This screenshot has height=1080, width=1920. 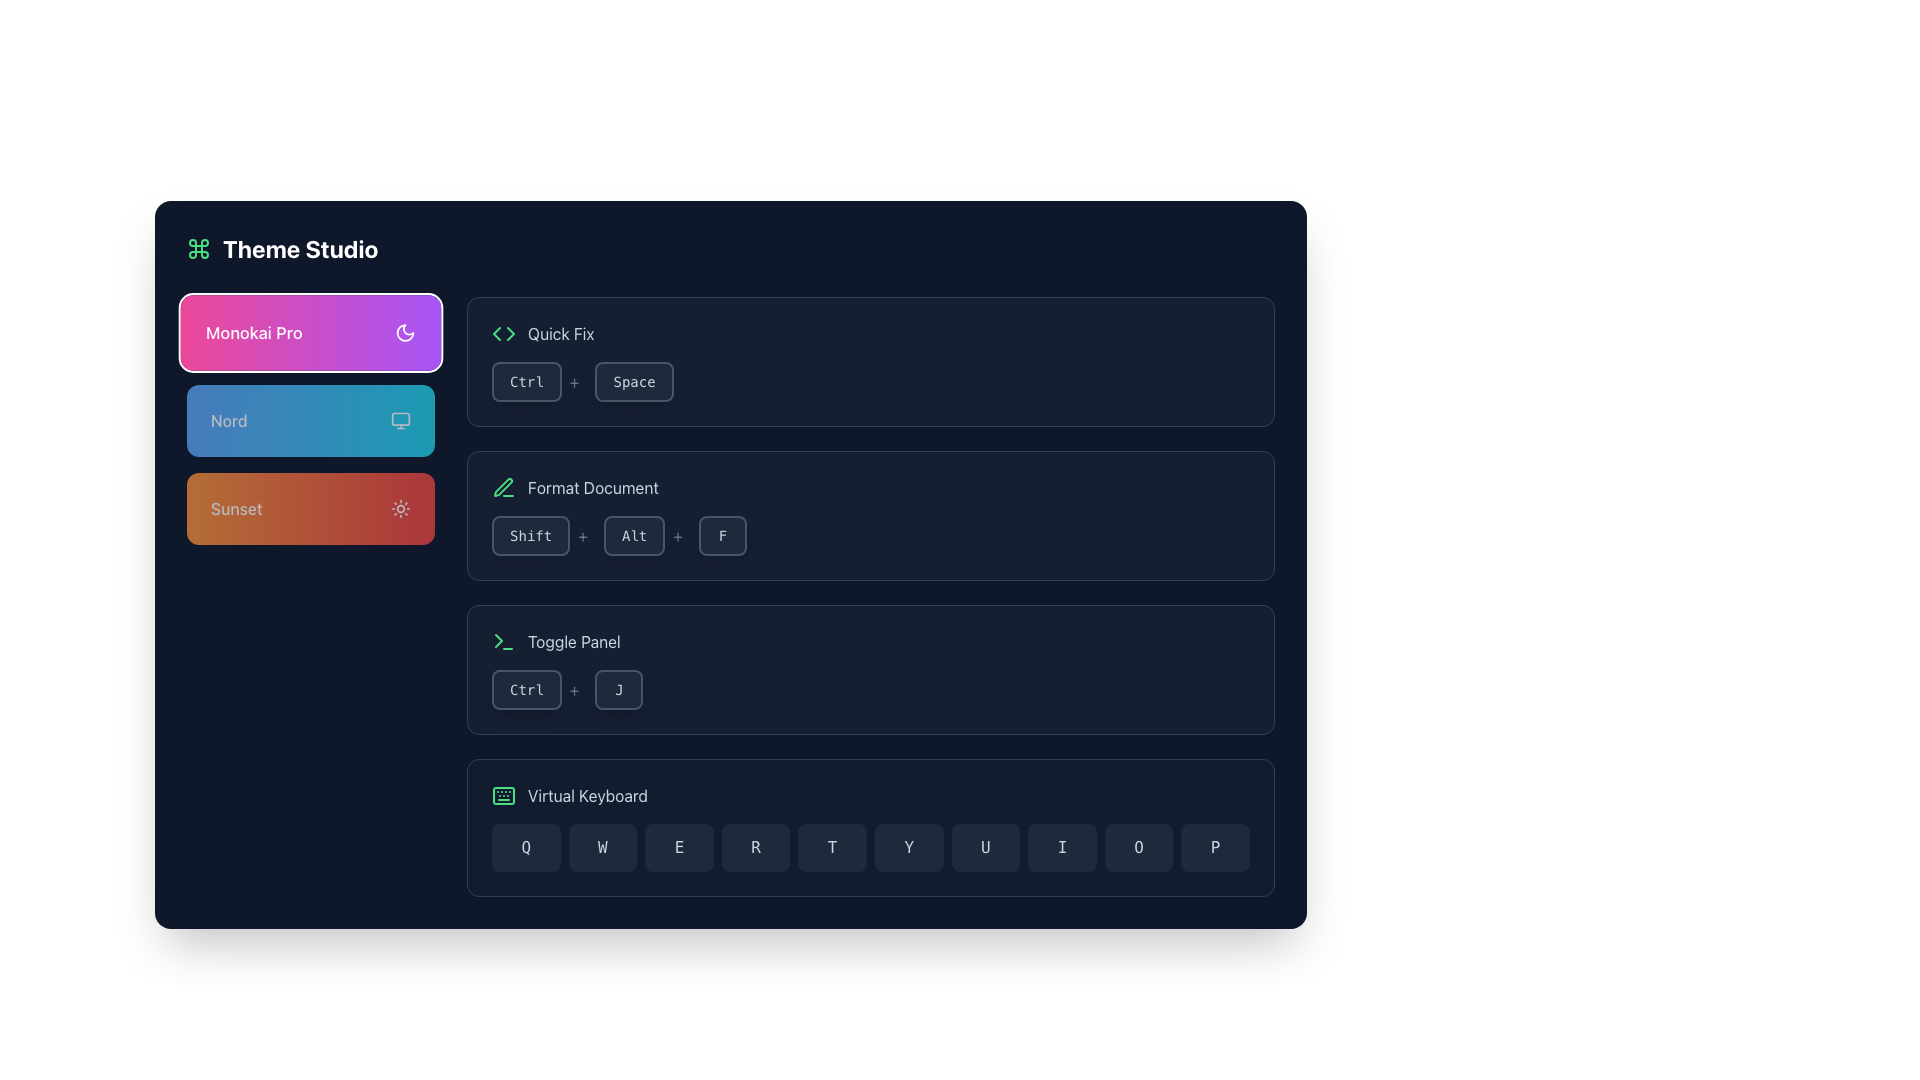 What do you see at coordinates (539, 381) in the screenshot?
I see `the 'Ctrl' keyboard key representation in the 'Quick Fix' section, which is a rectangular button with a dark background and rounded edges, labeled in light gray monospaced font` at bounding box center [539, 381].